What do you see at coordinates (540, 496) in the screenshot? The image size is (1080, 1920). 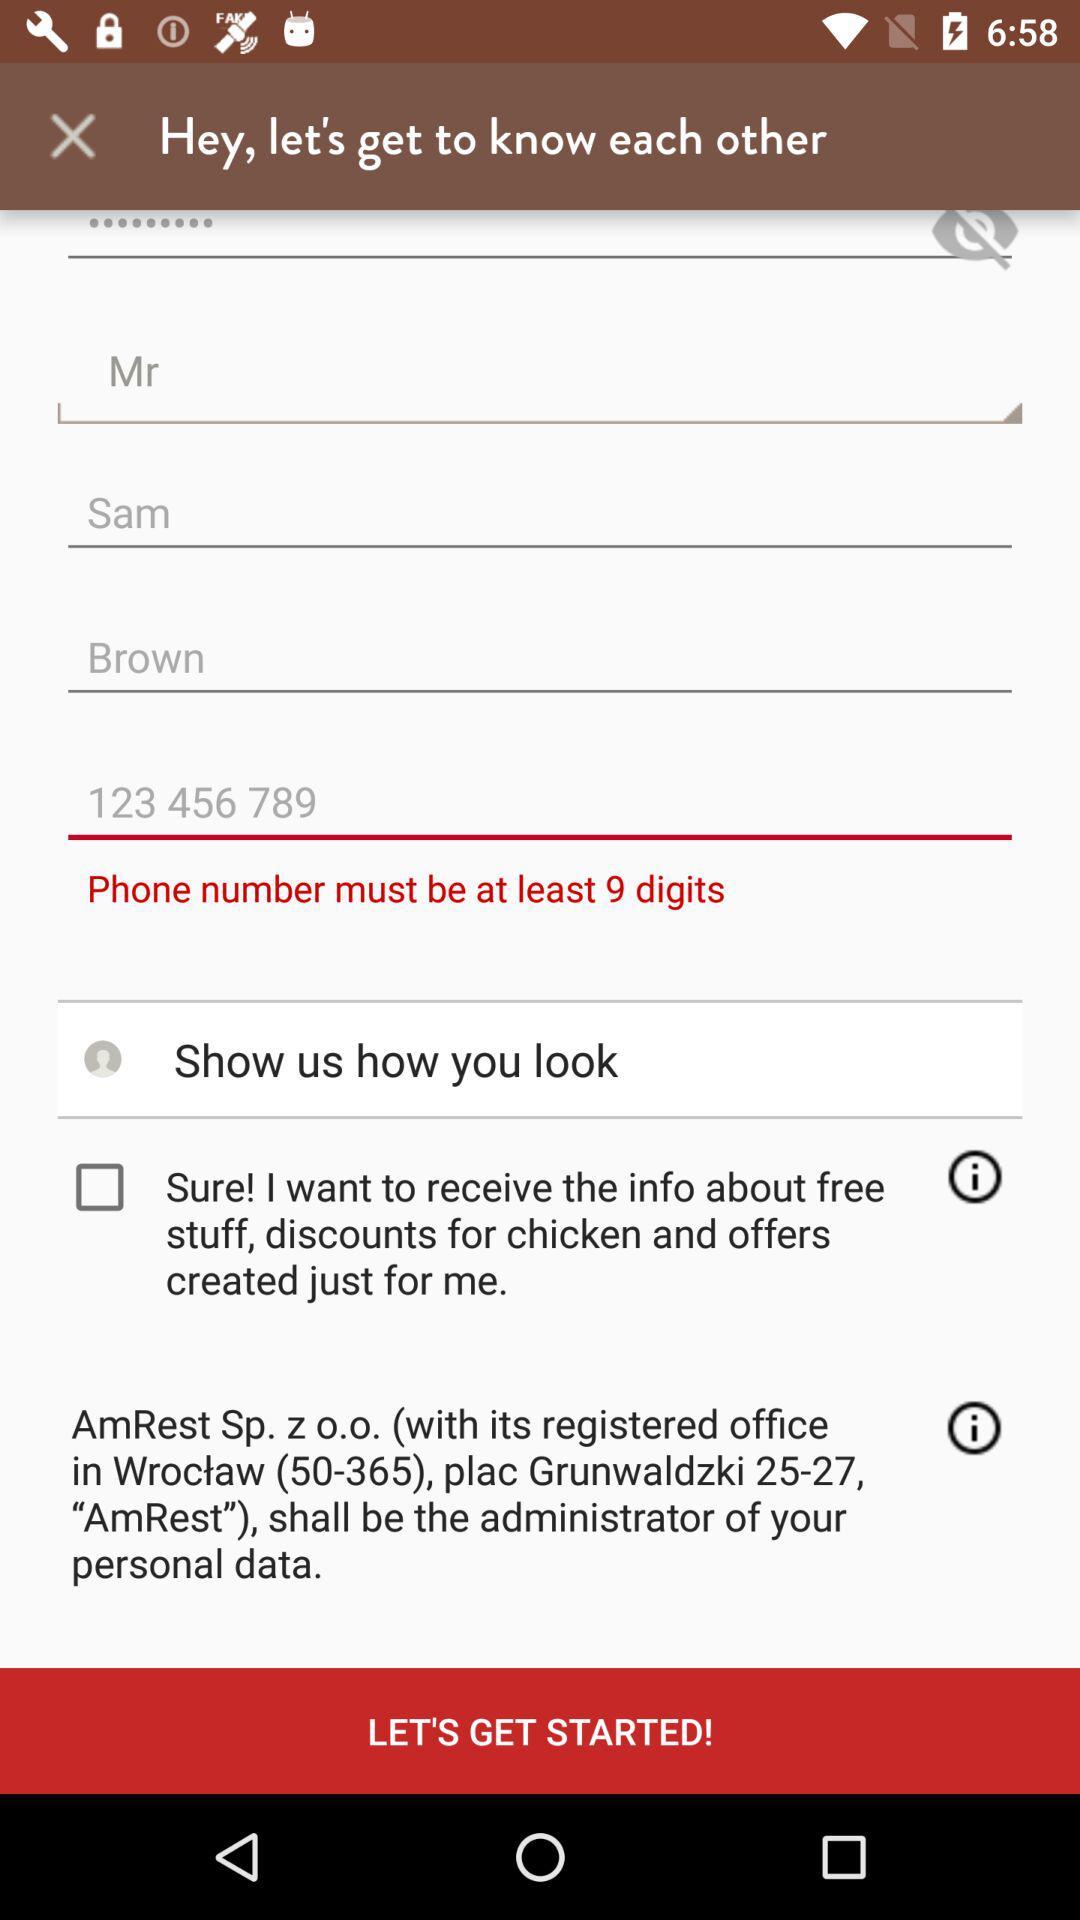 I see `the text field which has sam in it` at bounding box center [540, 496].